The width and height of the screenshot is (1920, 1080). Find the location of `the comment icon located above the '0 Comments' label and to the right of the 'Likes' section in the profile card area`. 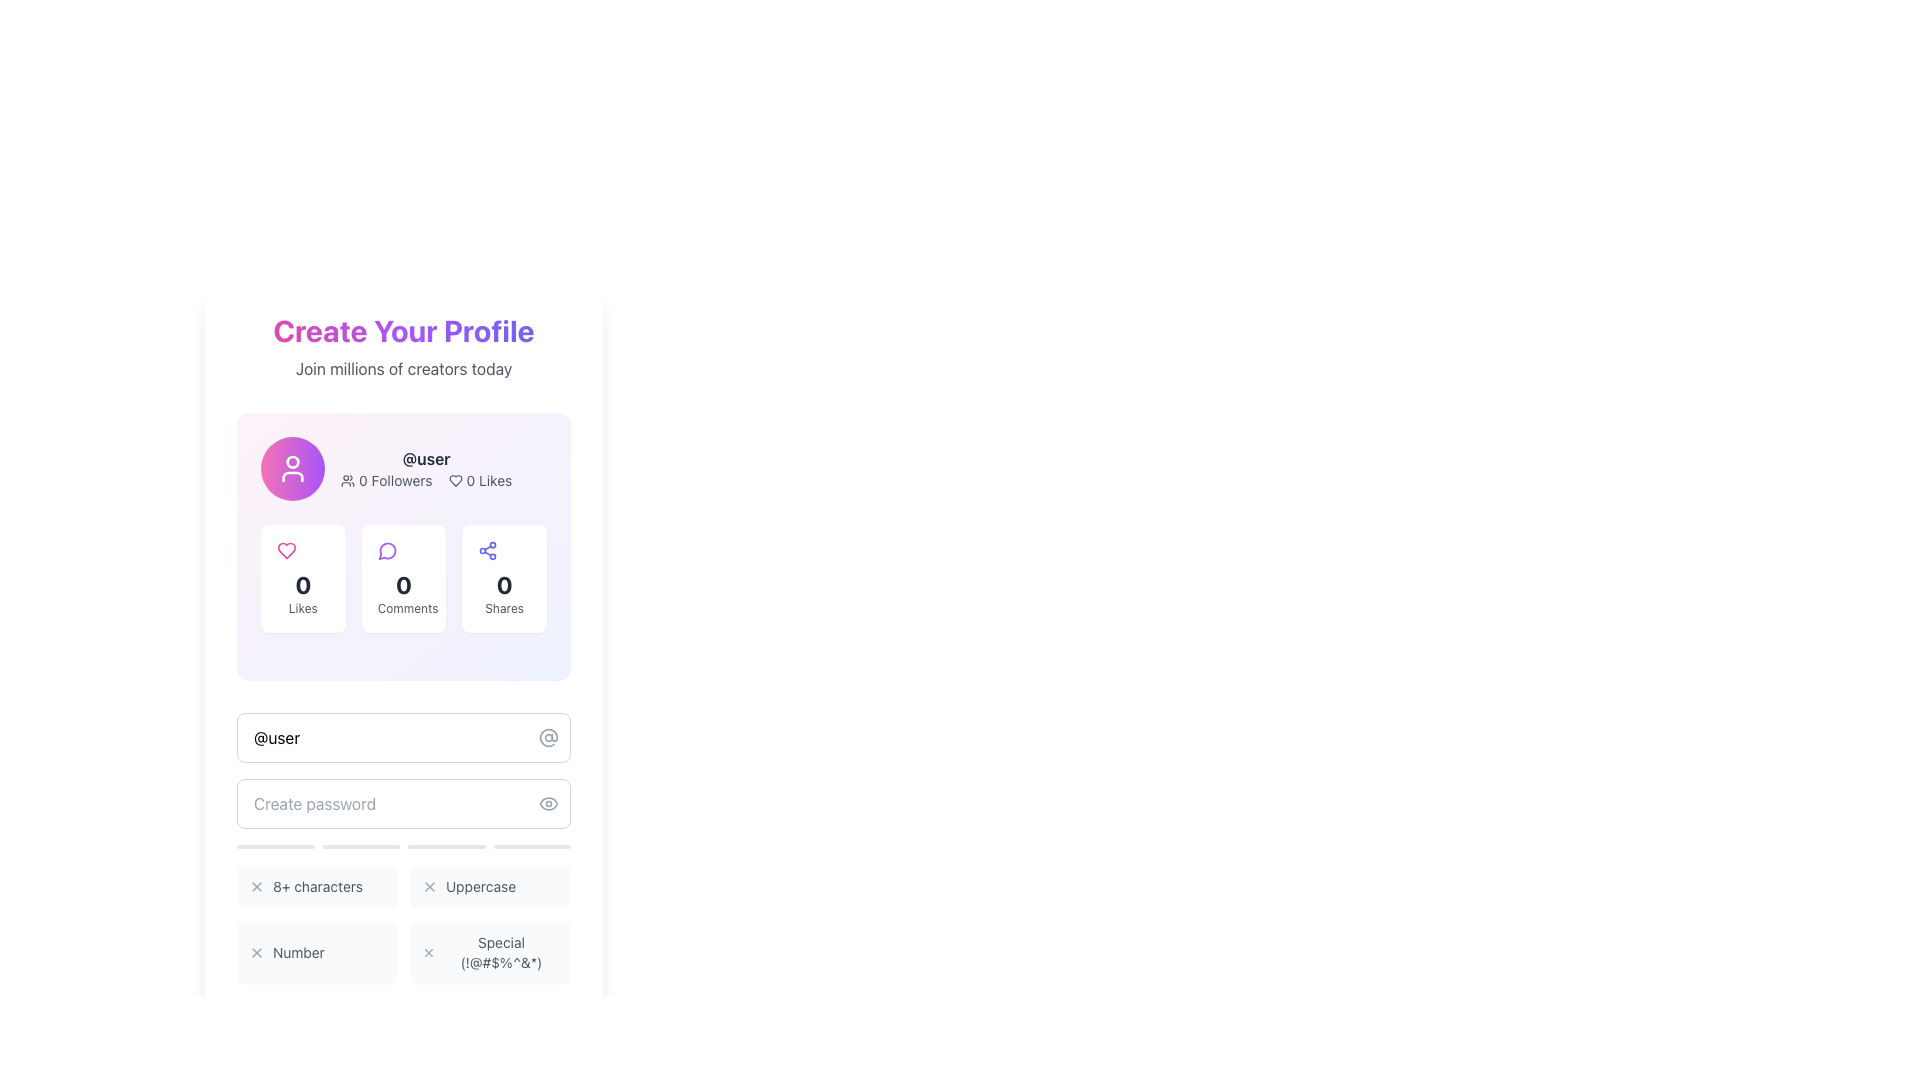

the comment icon located above the '0 Comments' label and to the right of the 'Likes' section in the profile card area is located at coordinates (387, 551).